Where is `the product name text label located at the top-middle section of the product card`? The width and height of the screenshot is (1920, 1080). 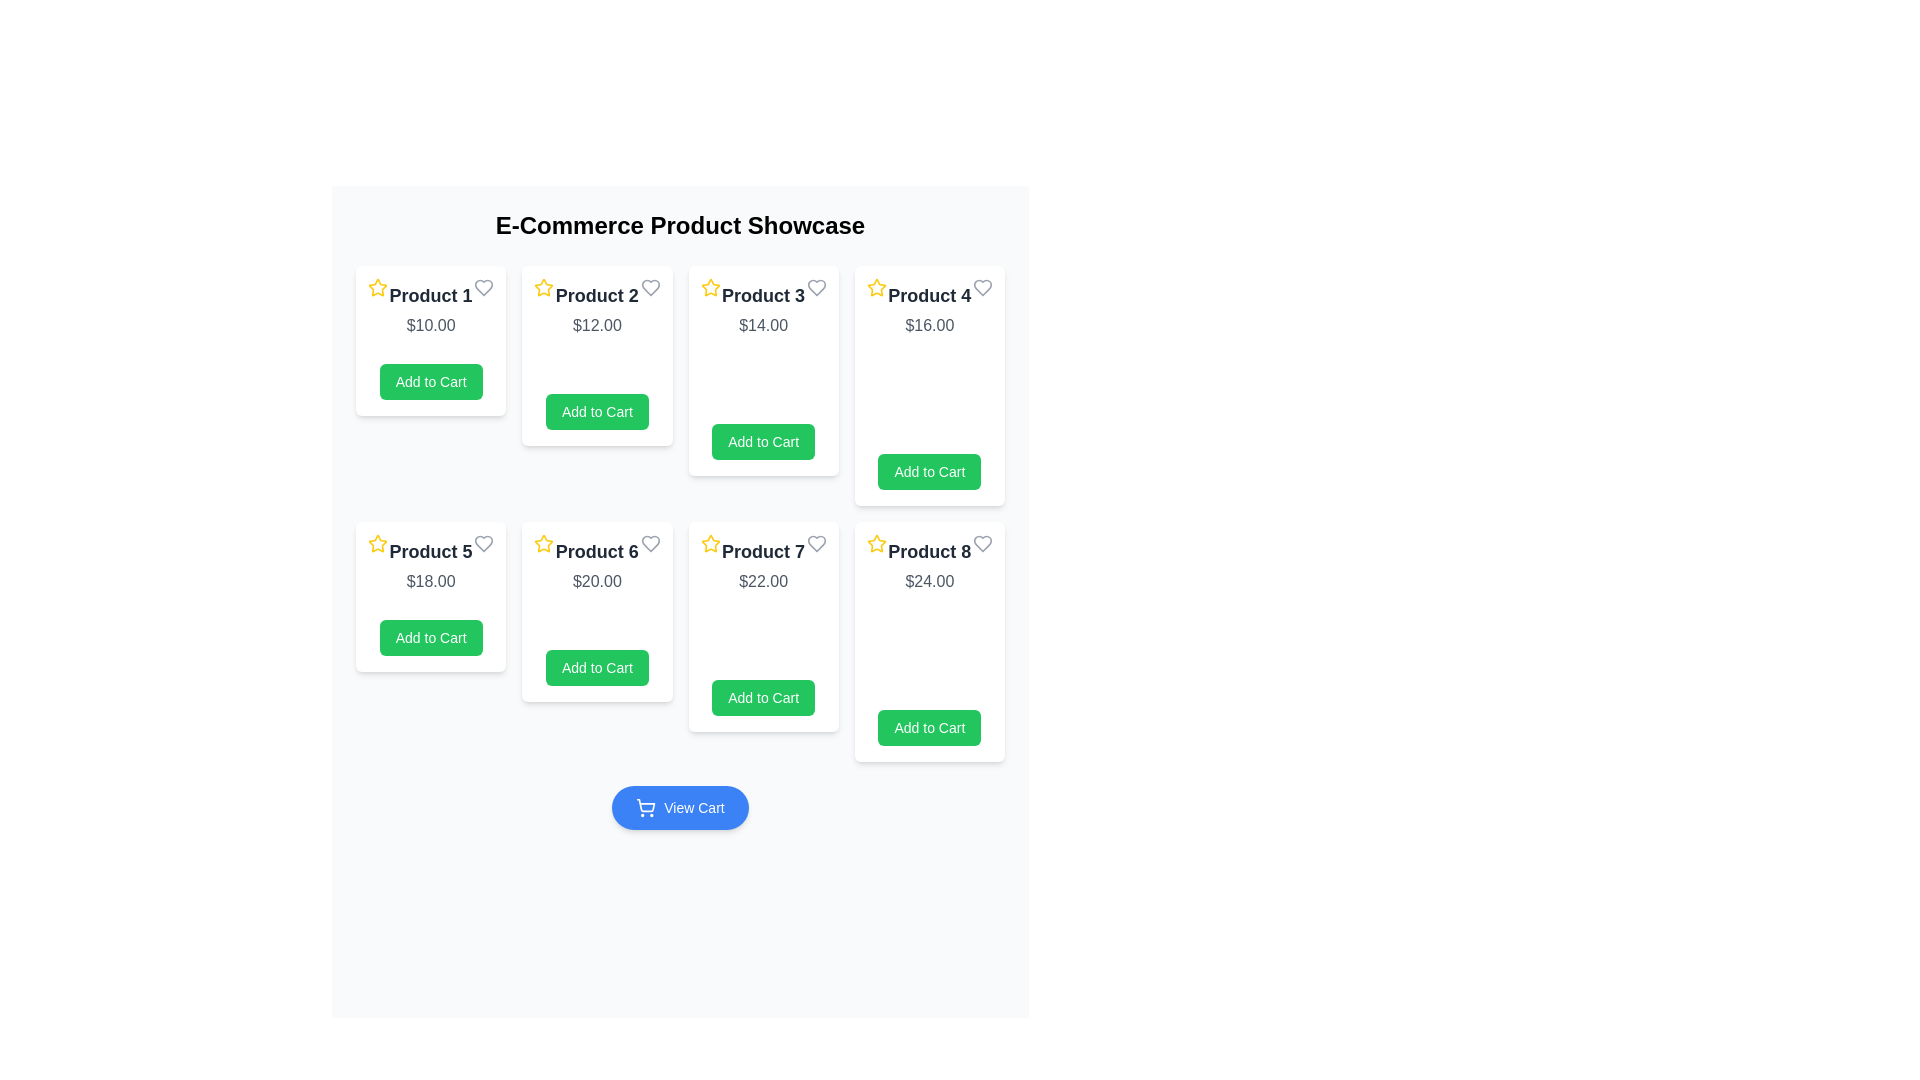
the product name text label located at the top-middle section of the product card is located at coordinates (430, 296).